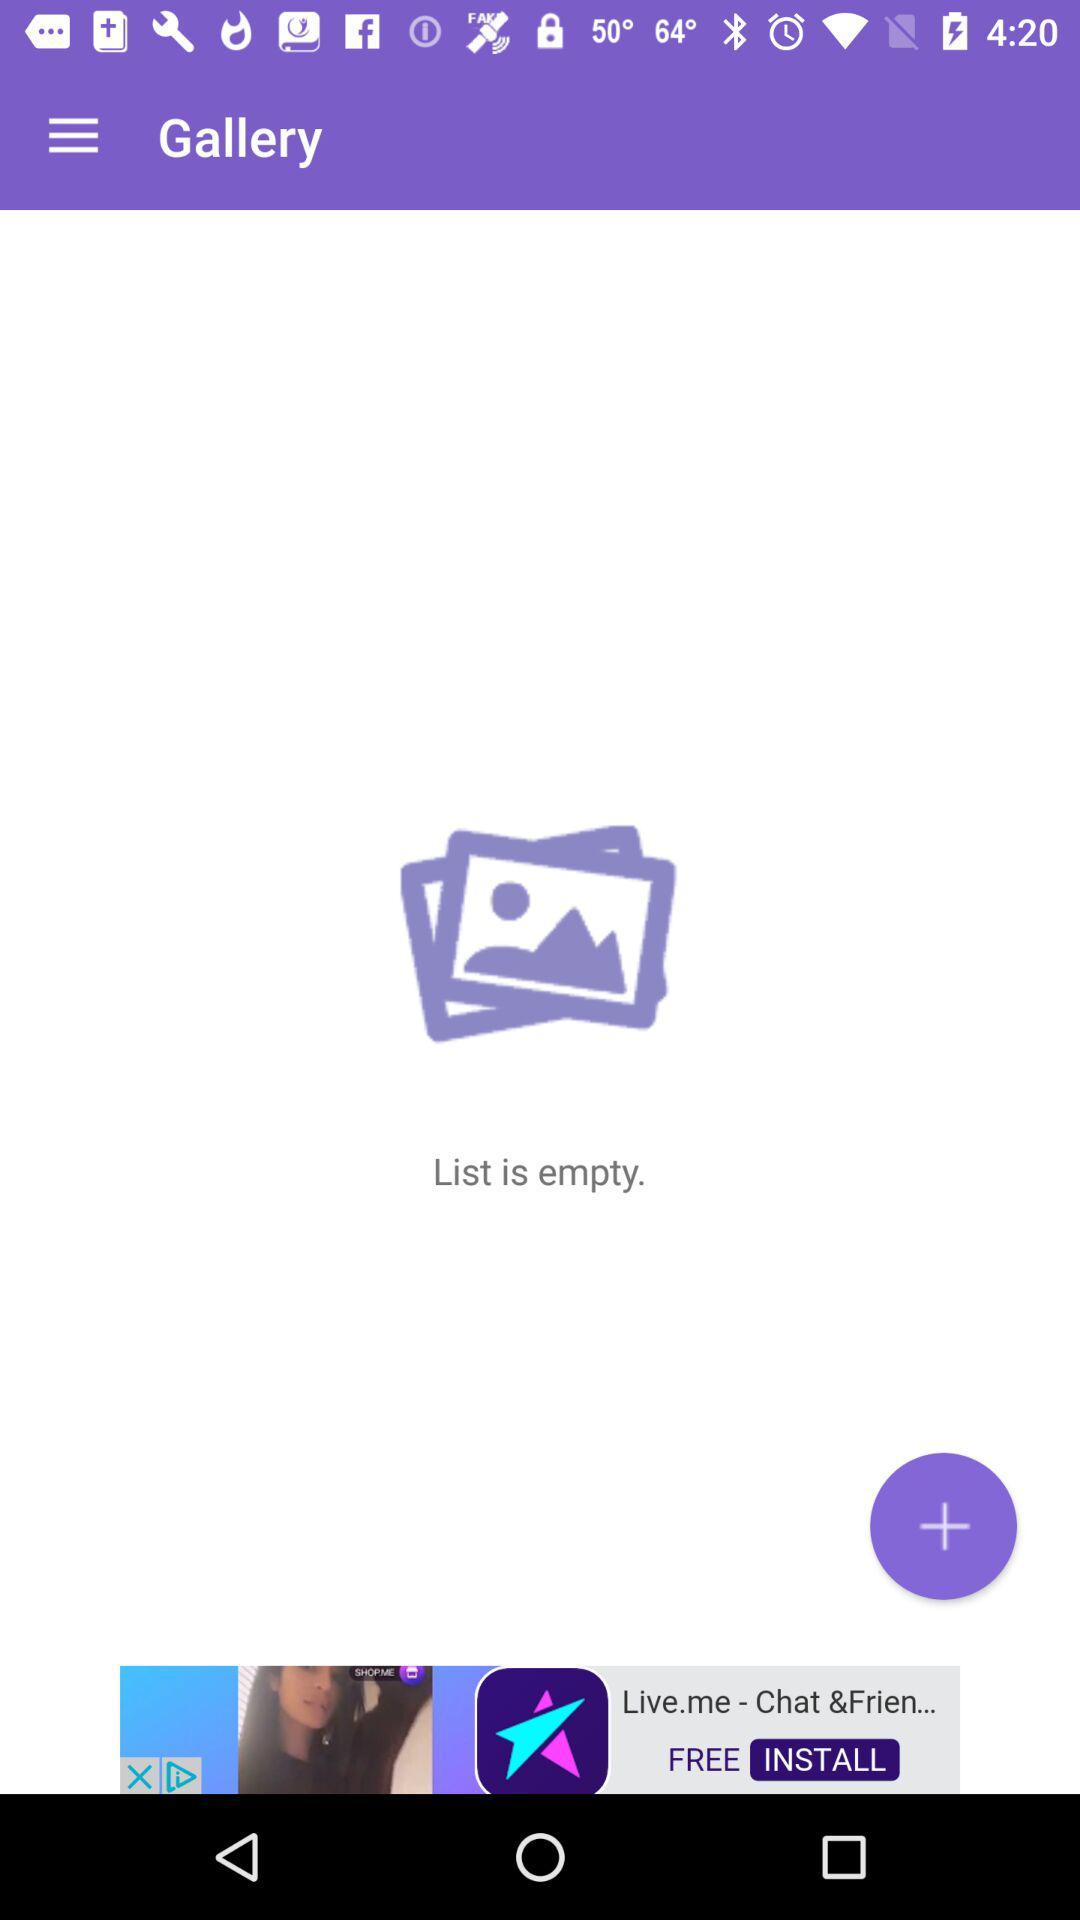 This screenshot has width=1080, height=1920. What do you see at coordinates (943, 1525) in the screenshot?
I see `opens the add photo option` at bounding box center [943, 1525].